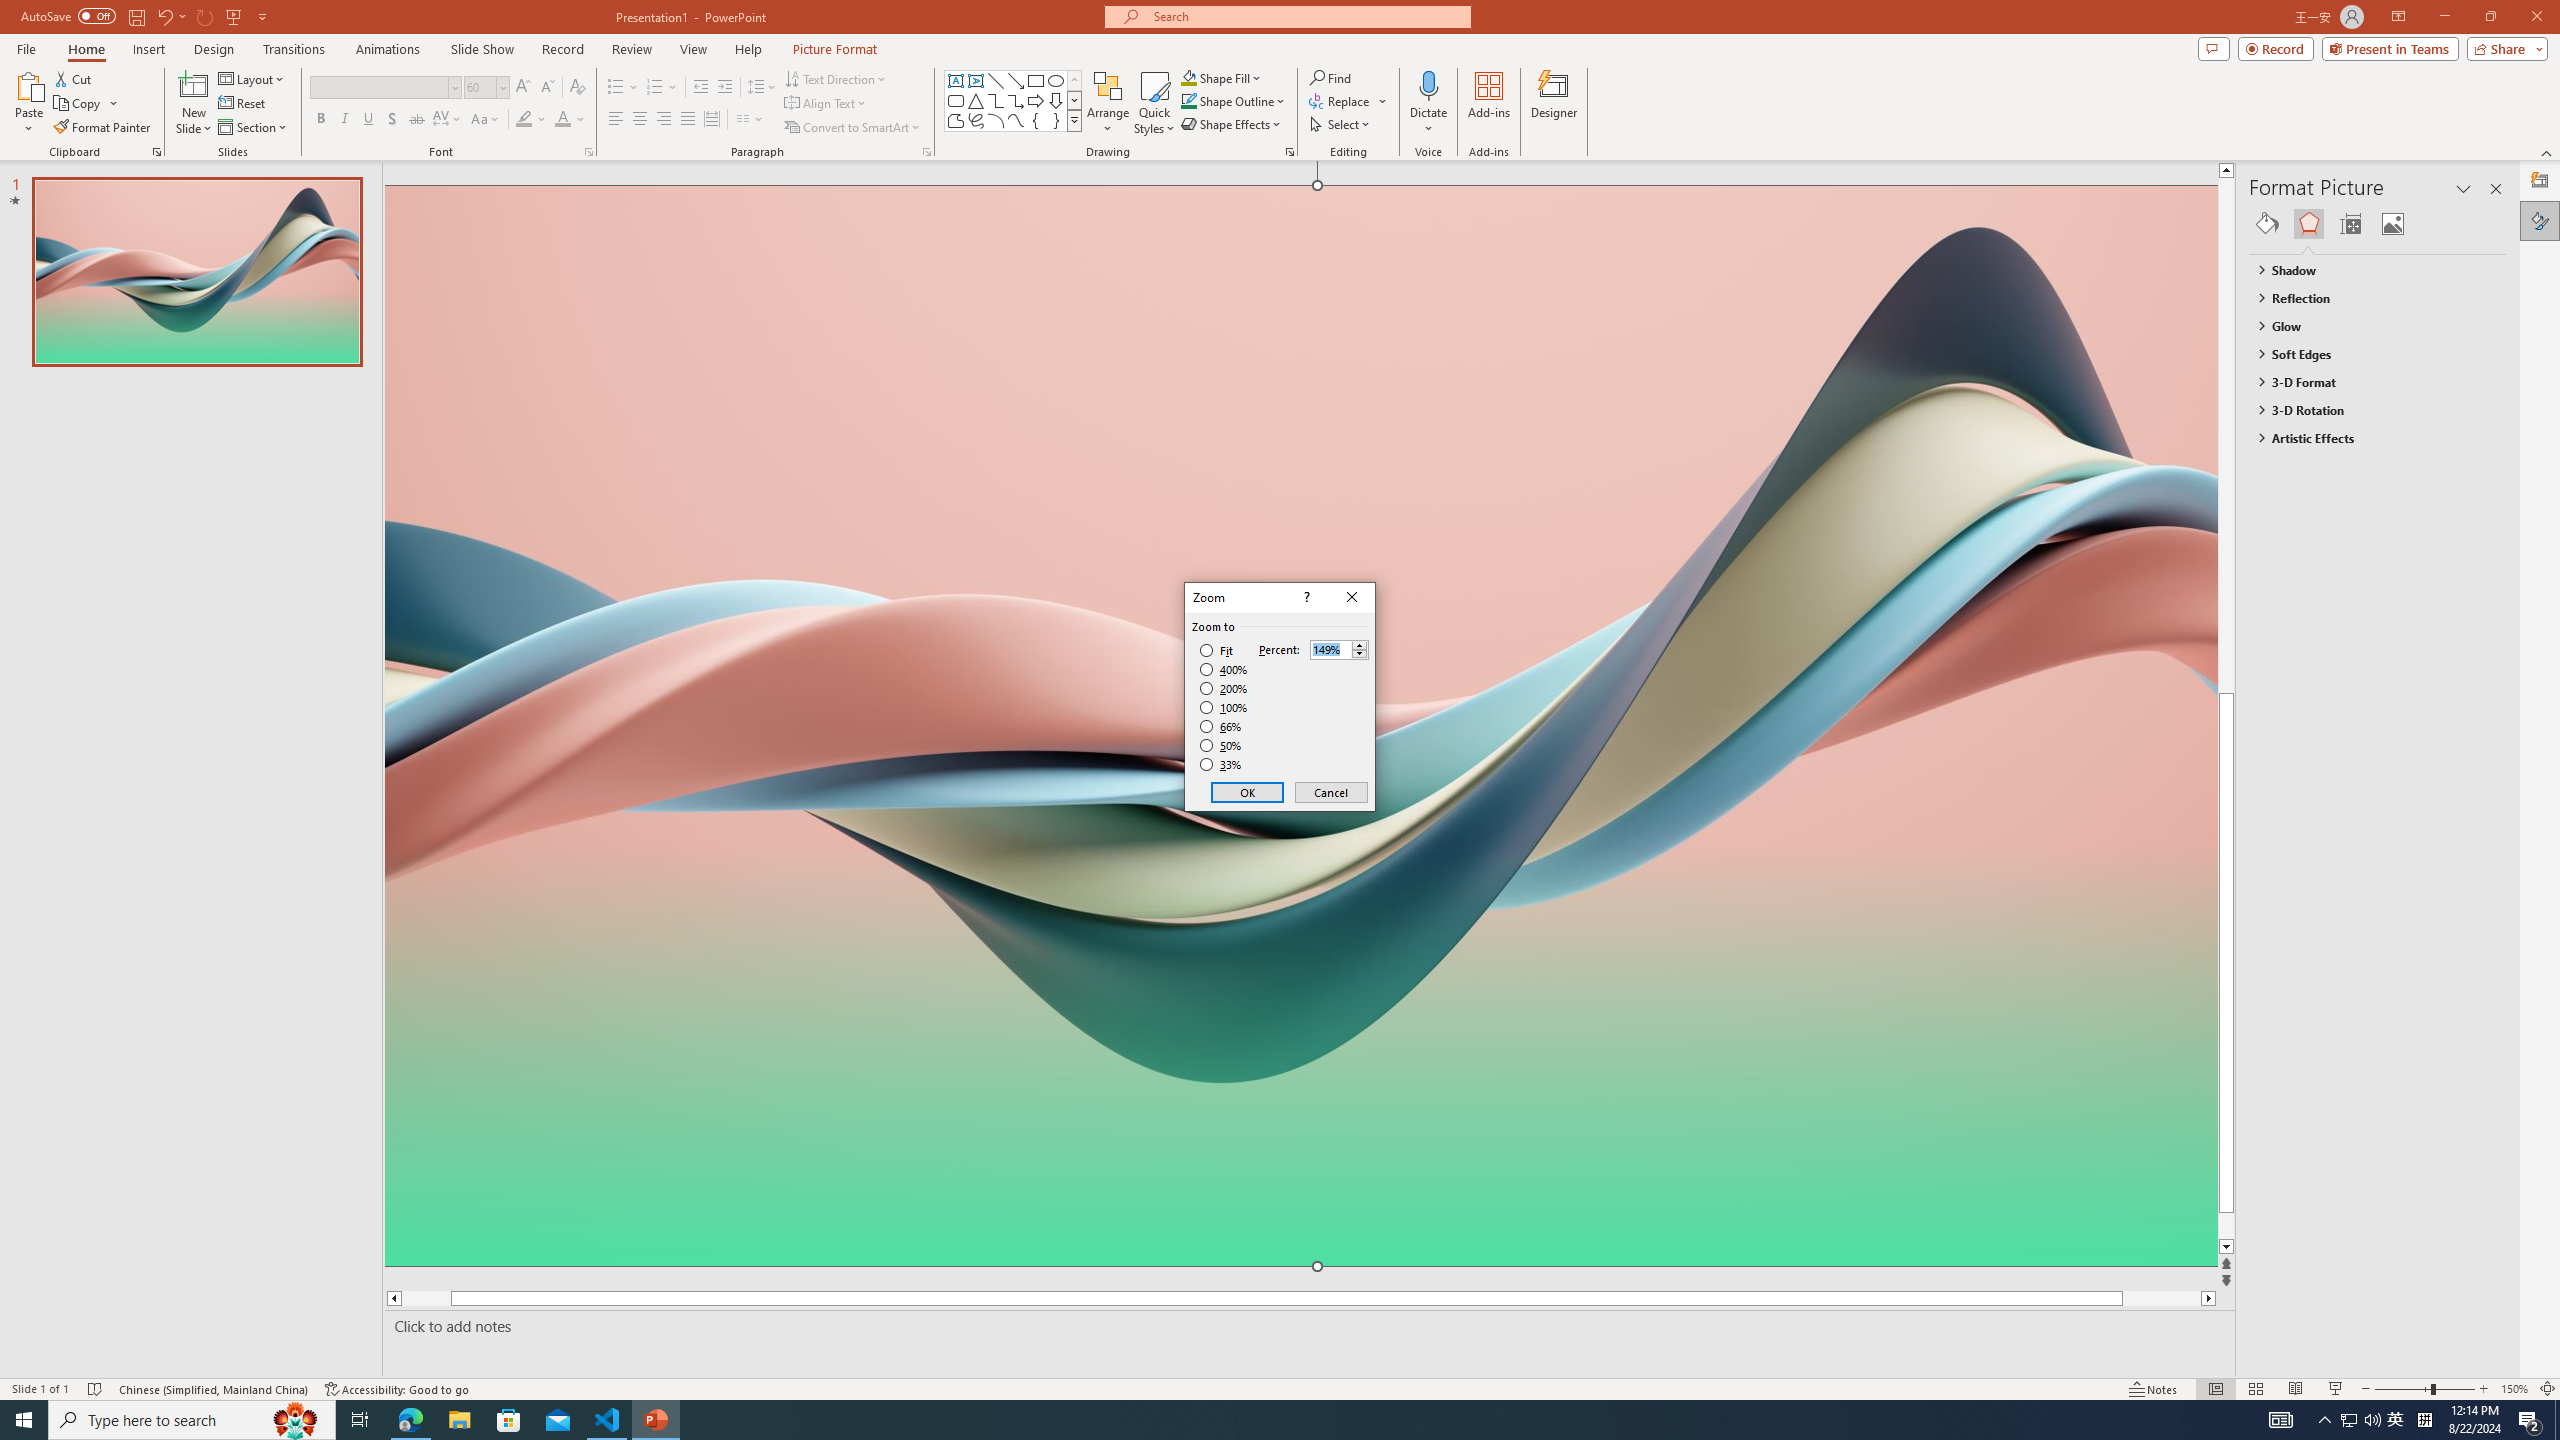  What do you see at coordinates (1341, 99) in the screenshot?
I see `'Replace...'` at bounding box center [1341, 99].